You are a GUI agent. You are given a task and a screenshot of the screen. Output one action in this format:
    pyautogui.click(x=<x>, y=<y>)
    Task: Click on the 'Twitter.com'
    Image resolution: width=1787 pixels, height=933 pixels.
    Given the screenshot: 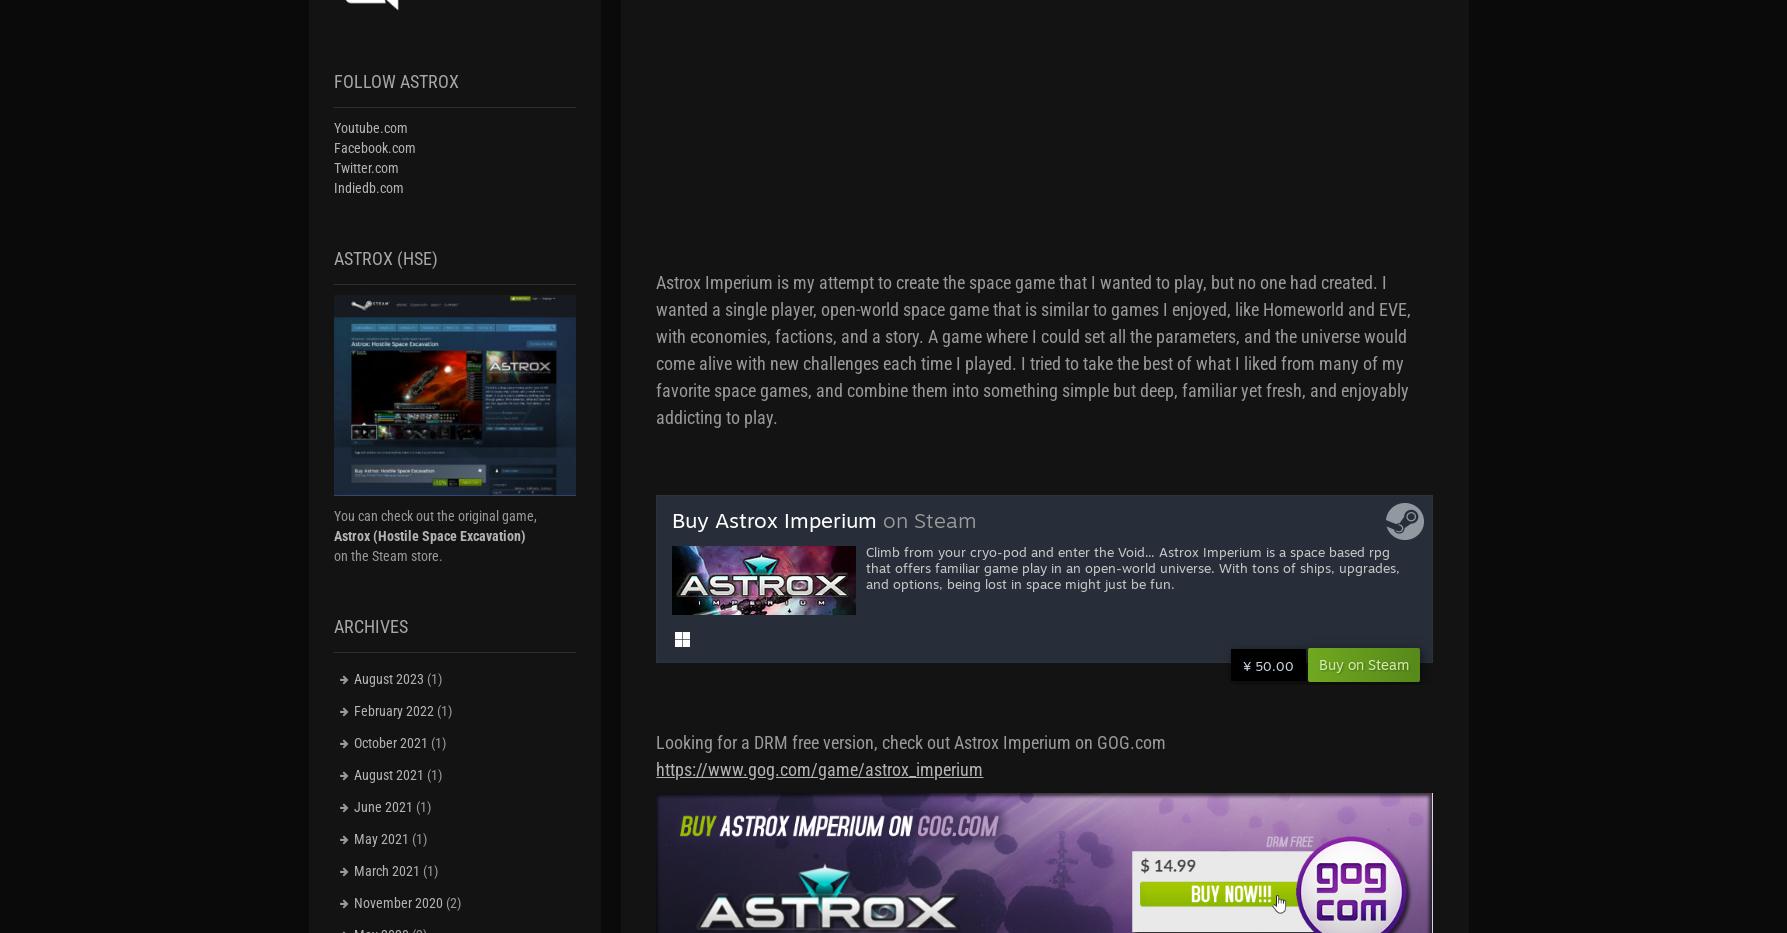 What is the action you would take?
    pyautogui.click(x=365, y=167)
    